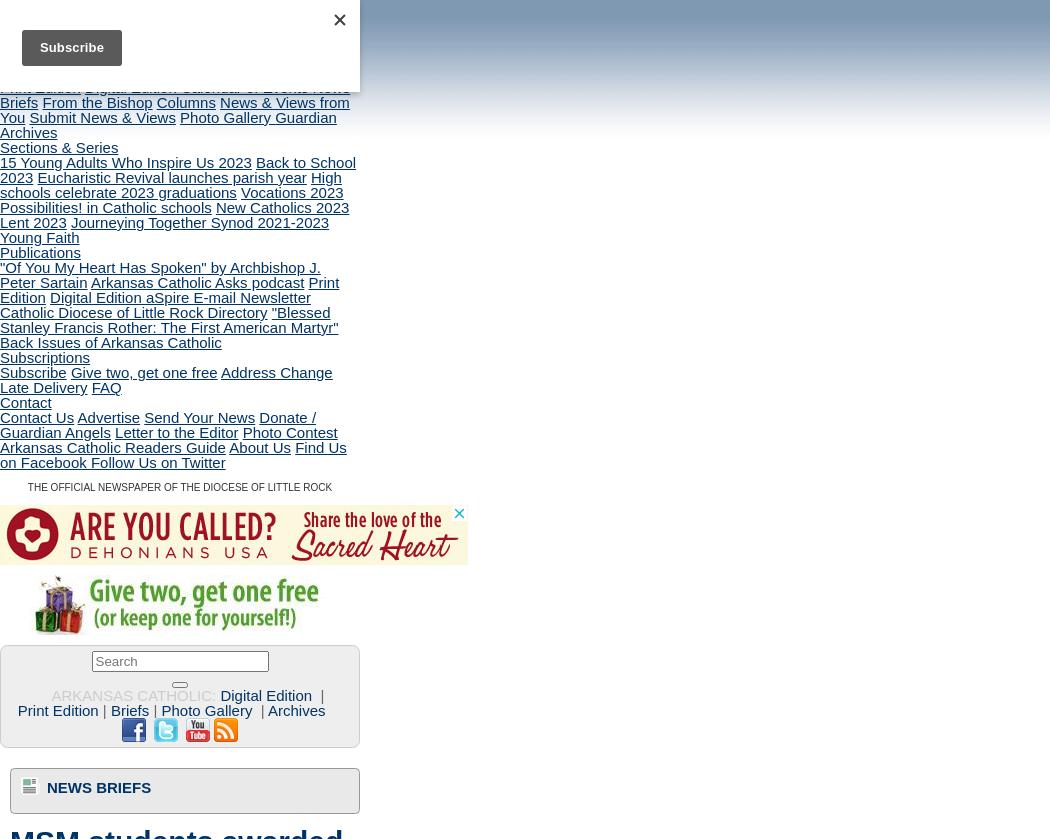 This screenshot has width=1050, height=839. I want to click on 'Donate / Guardian Angels', so click(158, 424).